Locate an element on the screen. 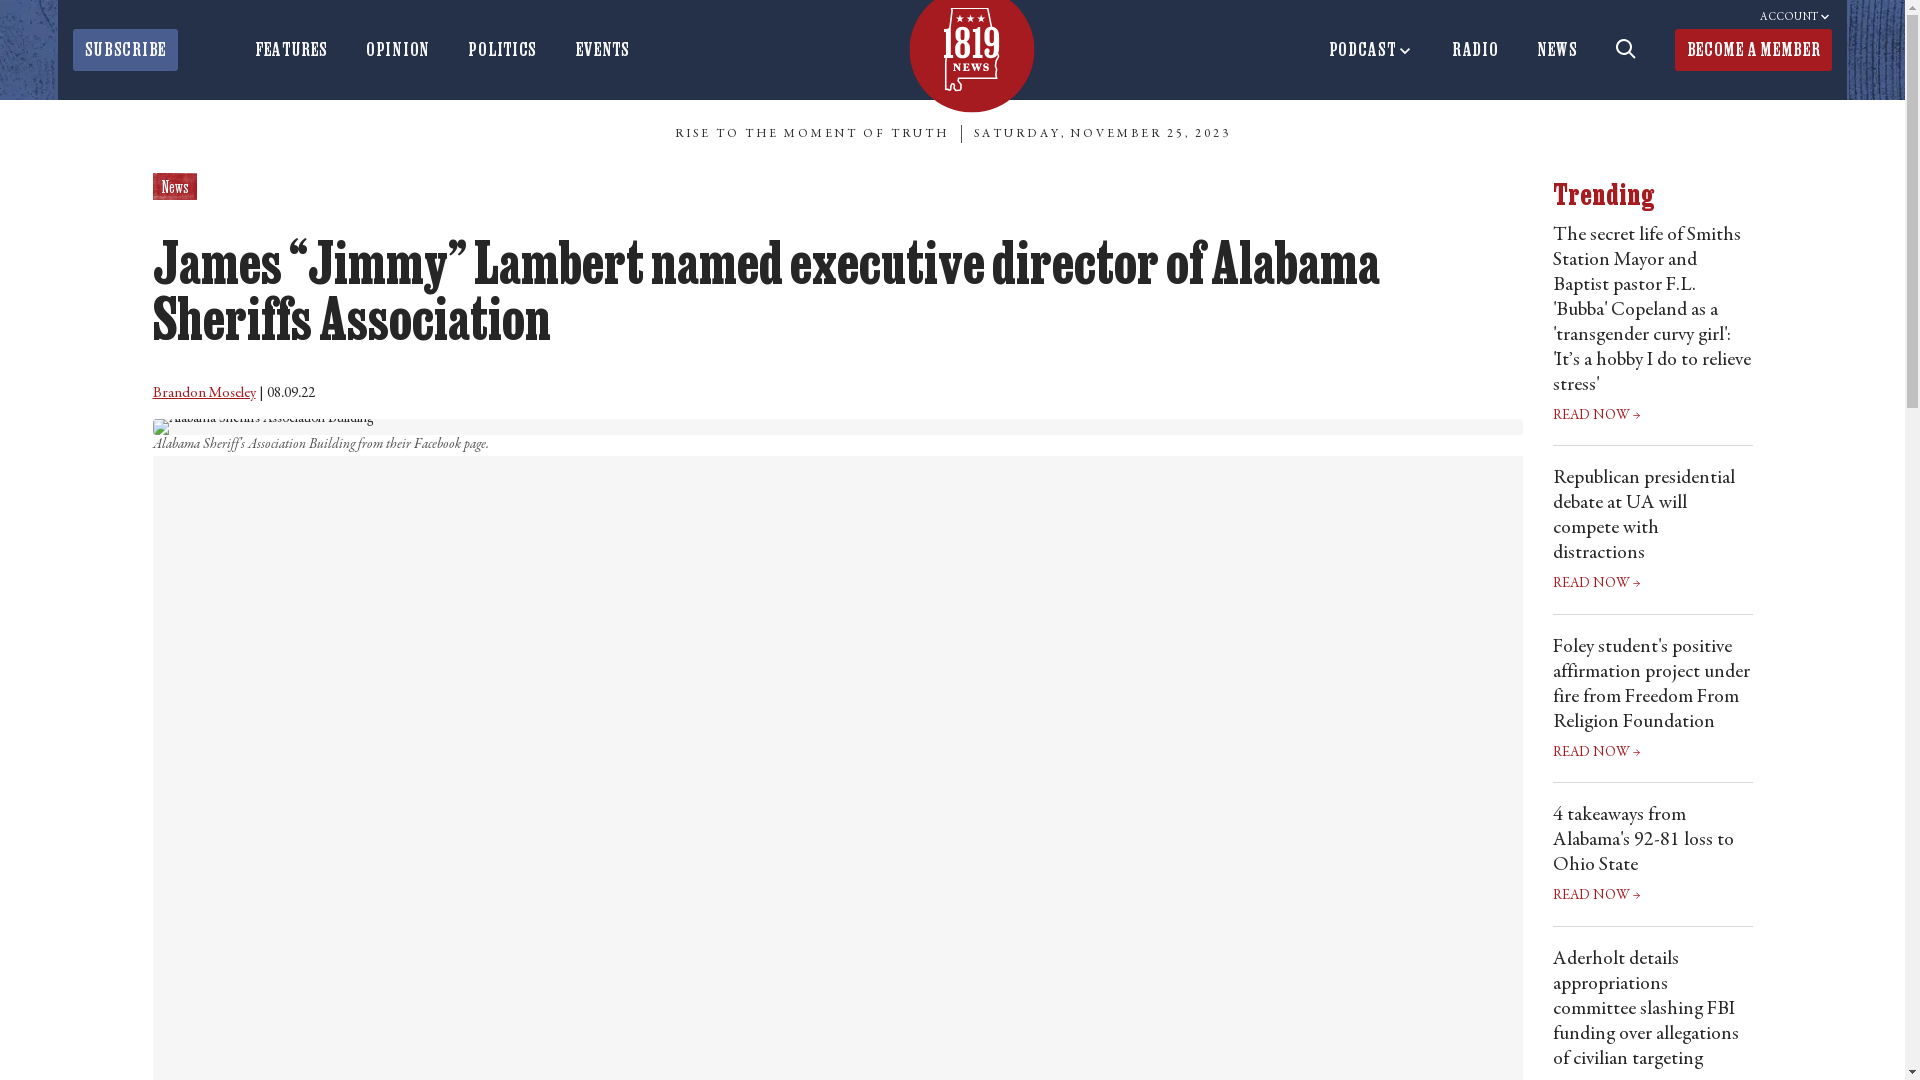  'FEATURES' is located at coordinates (290, 49).